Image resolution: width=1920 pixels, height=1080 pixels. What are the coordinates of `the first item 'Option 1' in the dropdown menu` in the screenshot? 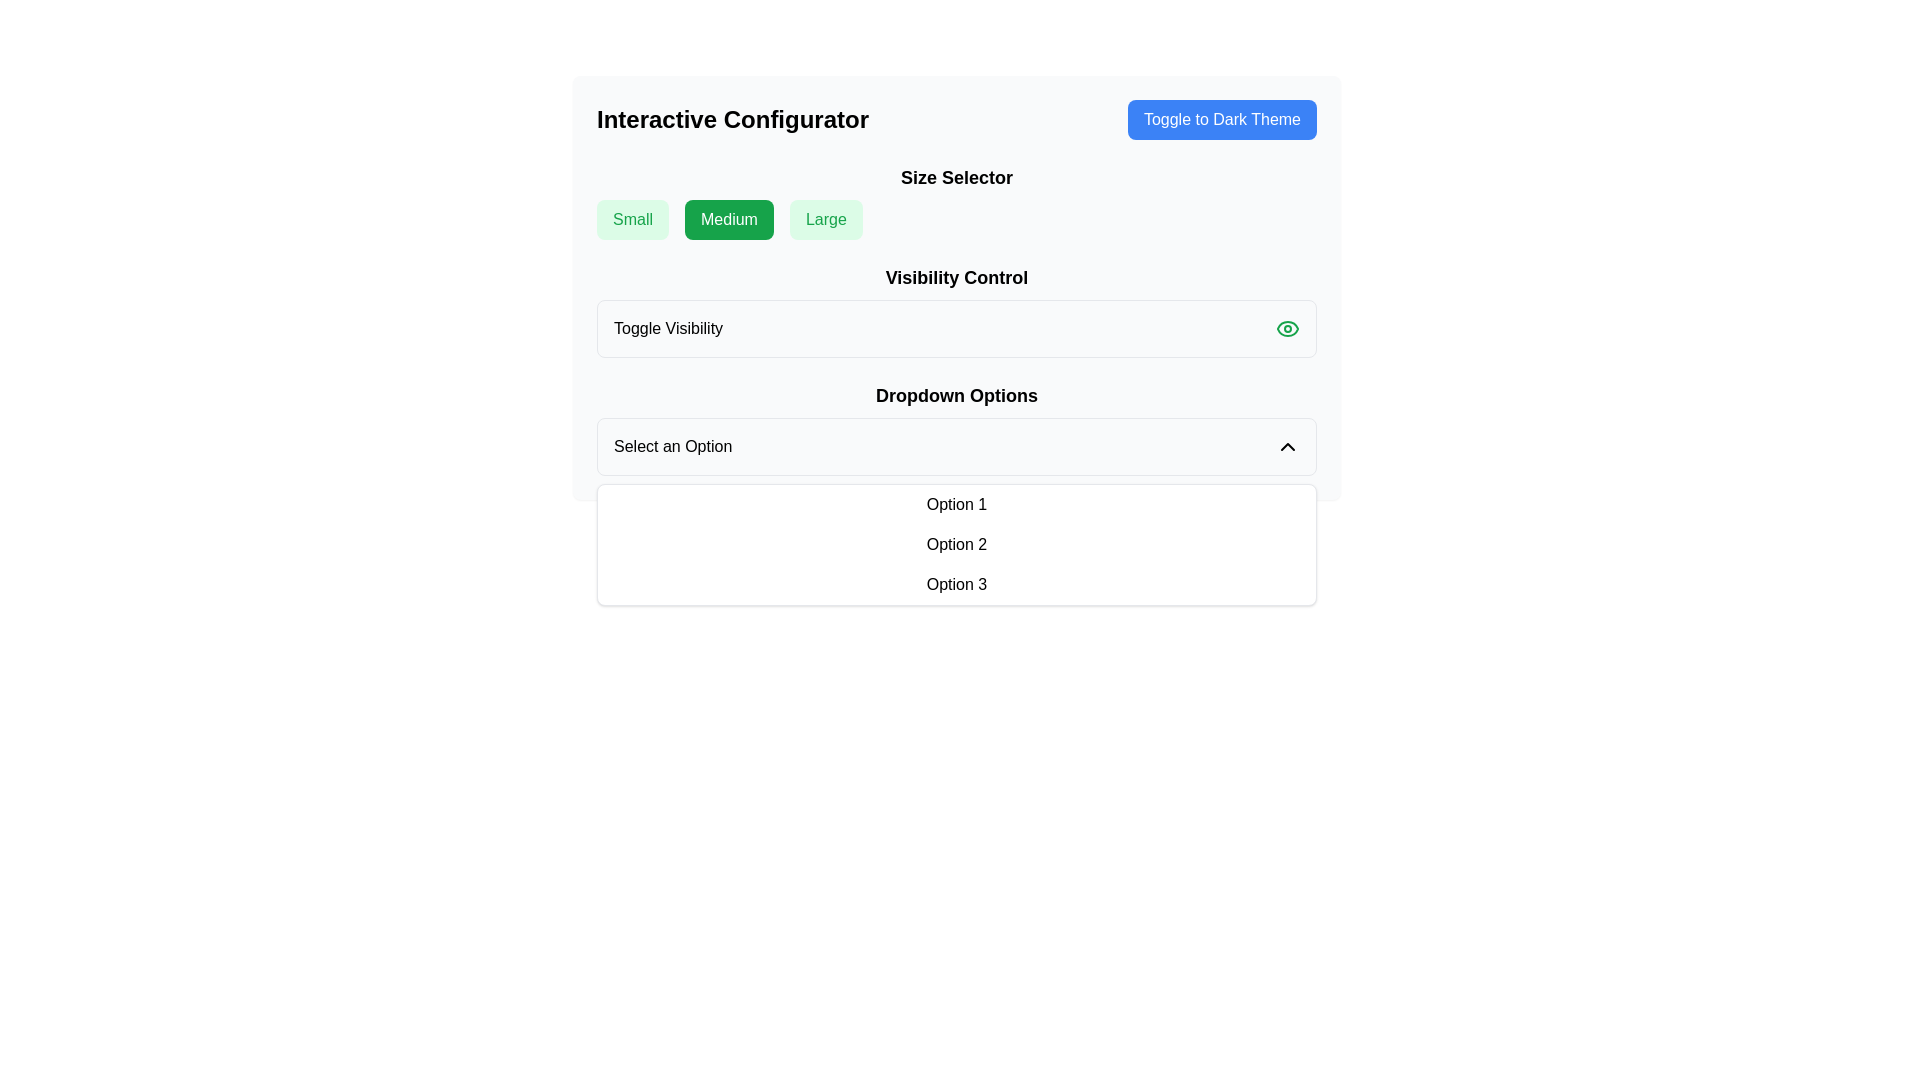 It's located at (955, 504).